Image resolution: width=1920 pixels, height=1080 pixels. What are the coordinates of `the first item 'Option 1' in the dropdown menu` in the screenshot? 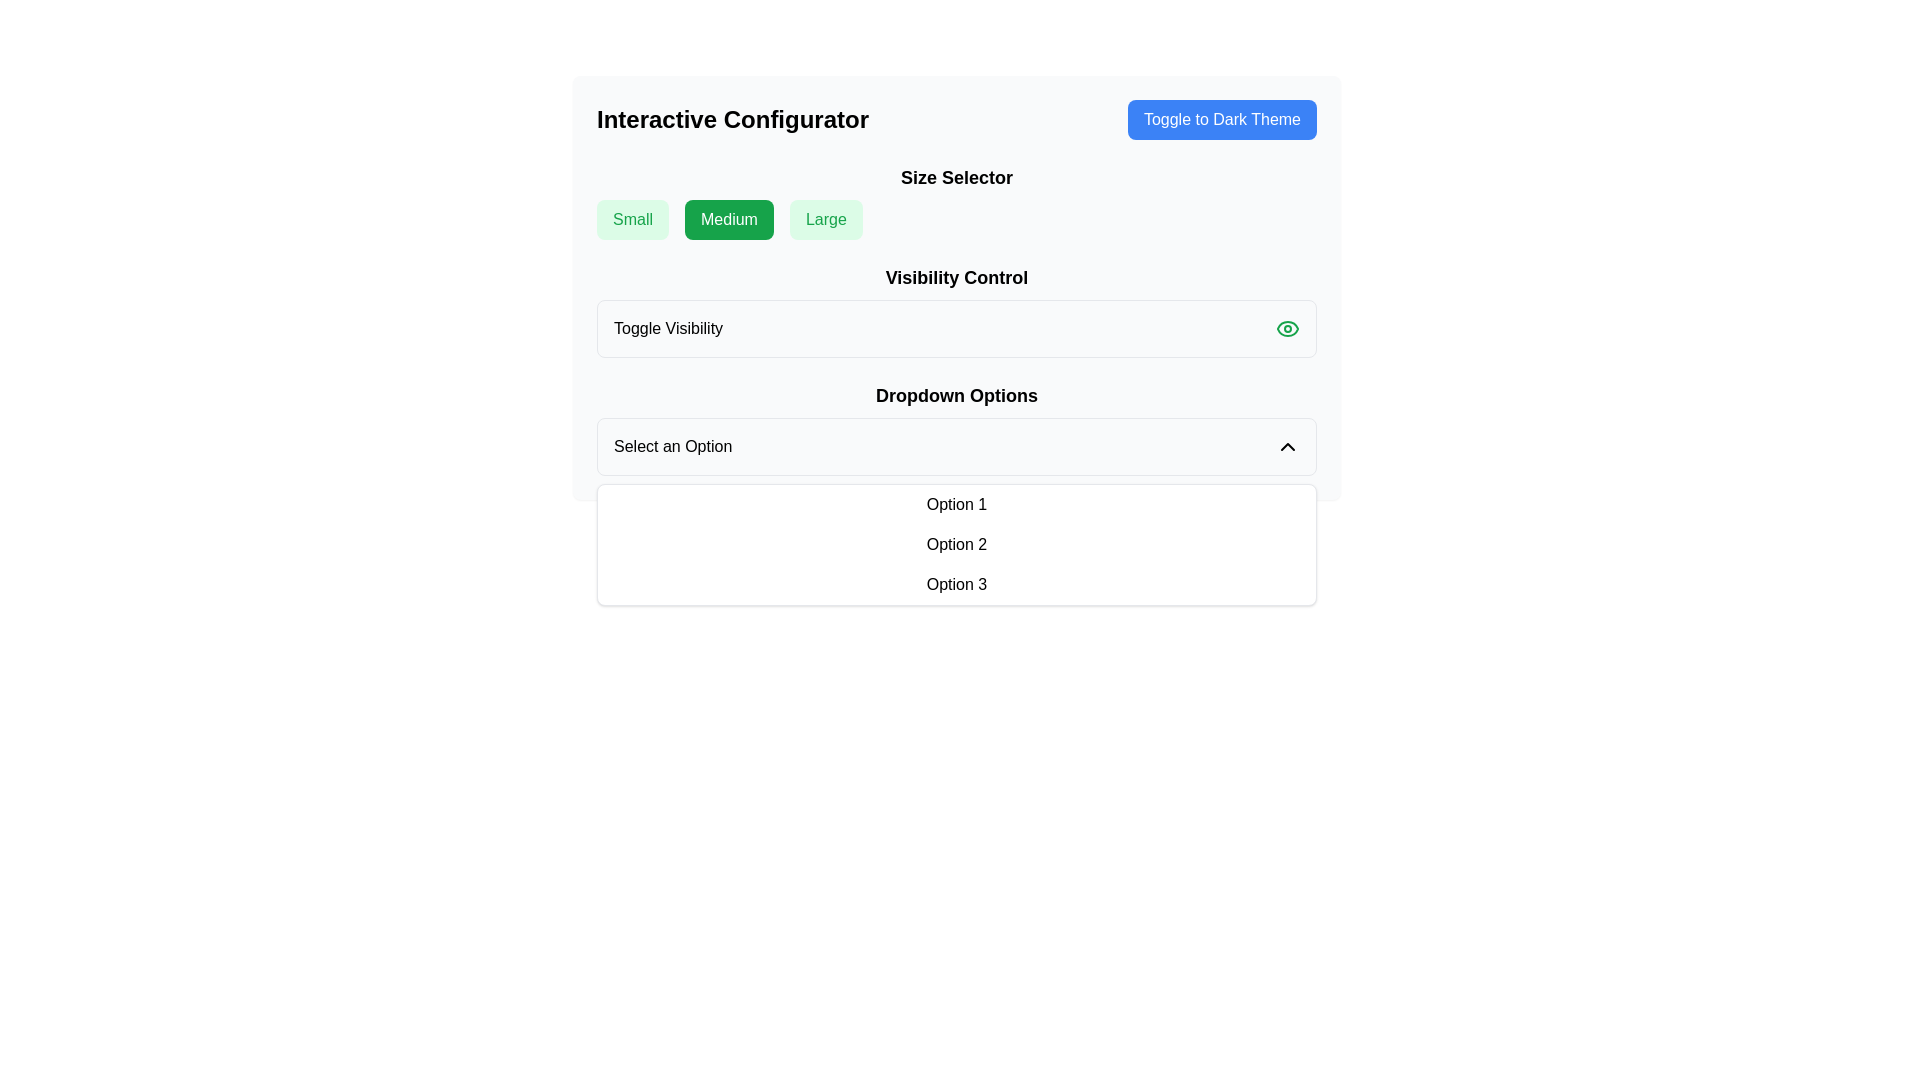 It's located at (955, 504).